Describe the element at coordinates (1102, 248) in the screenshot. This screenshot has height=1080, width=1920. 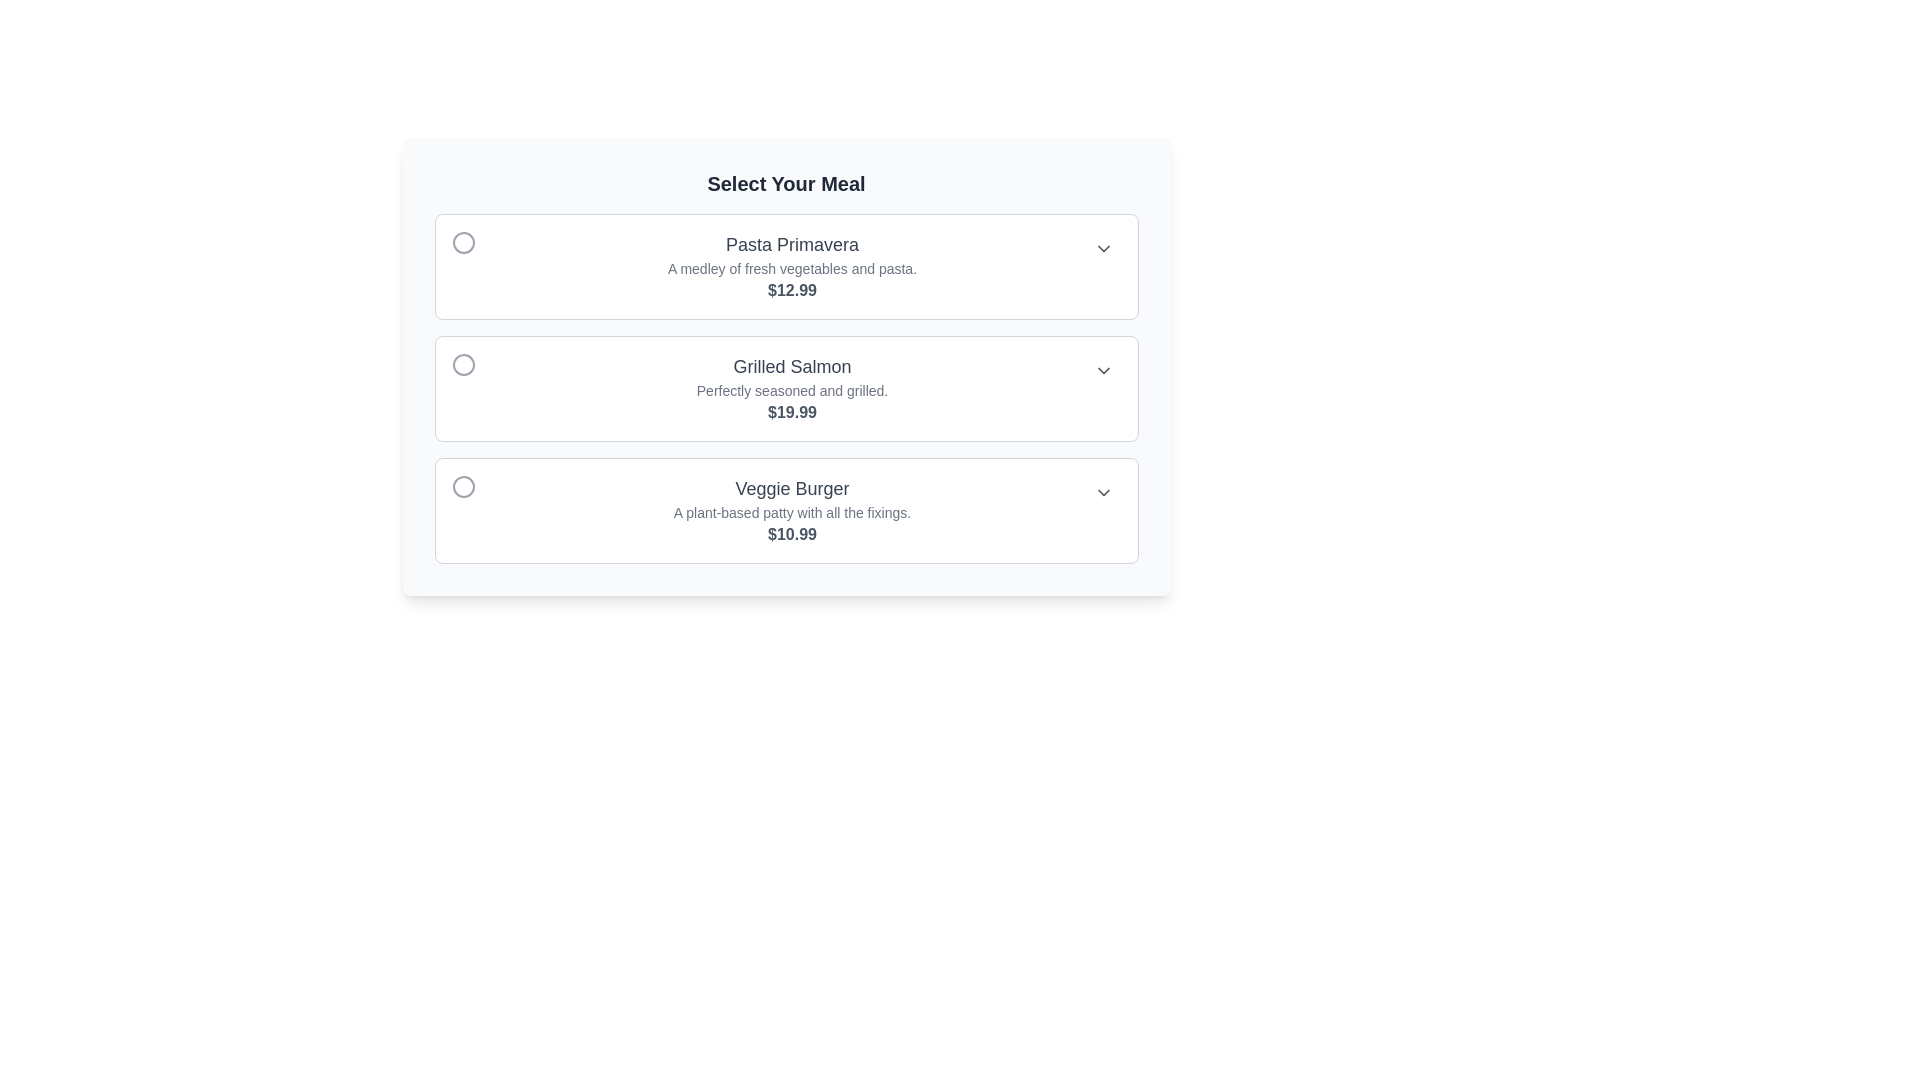
I see `the dropdown toggle button located in the upper-right corner of the 'Pasta Primavera' meal option card` at that location.